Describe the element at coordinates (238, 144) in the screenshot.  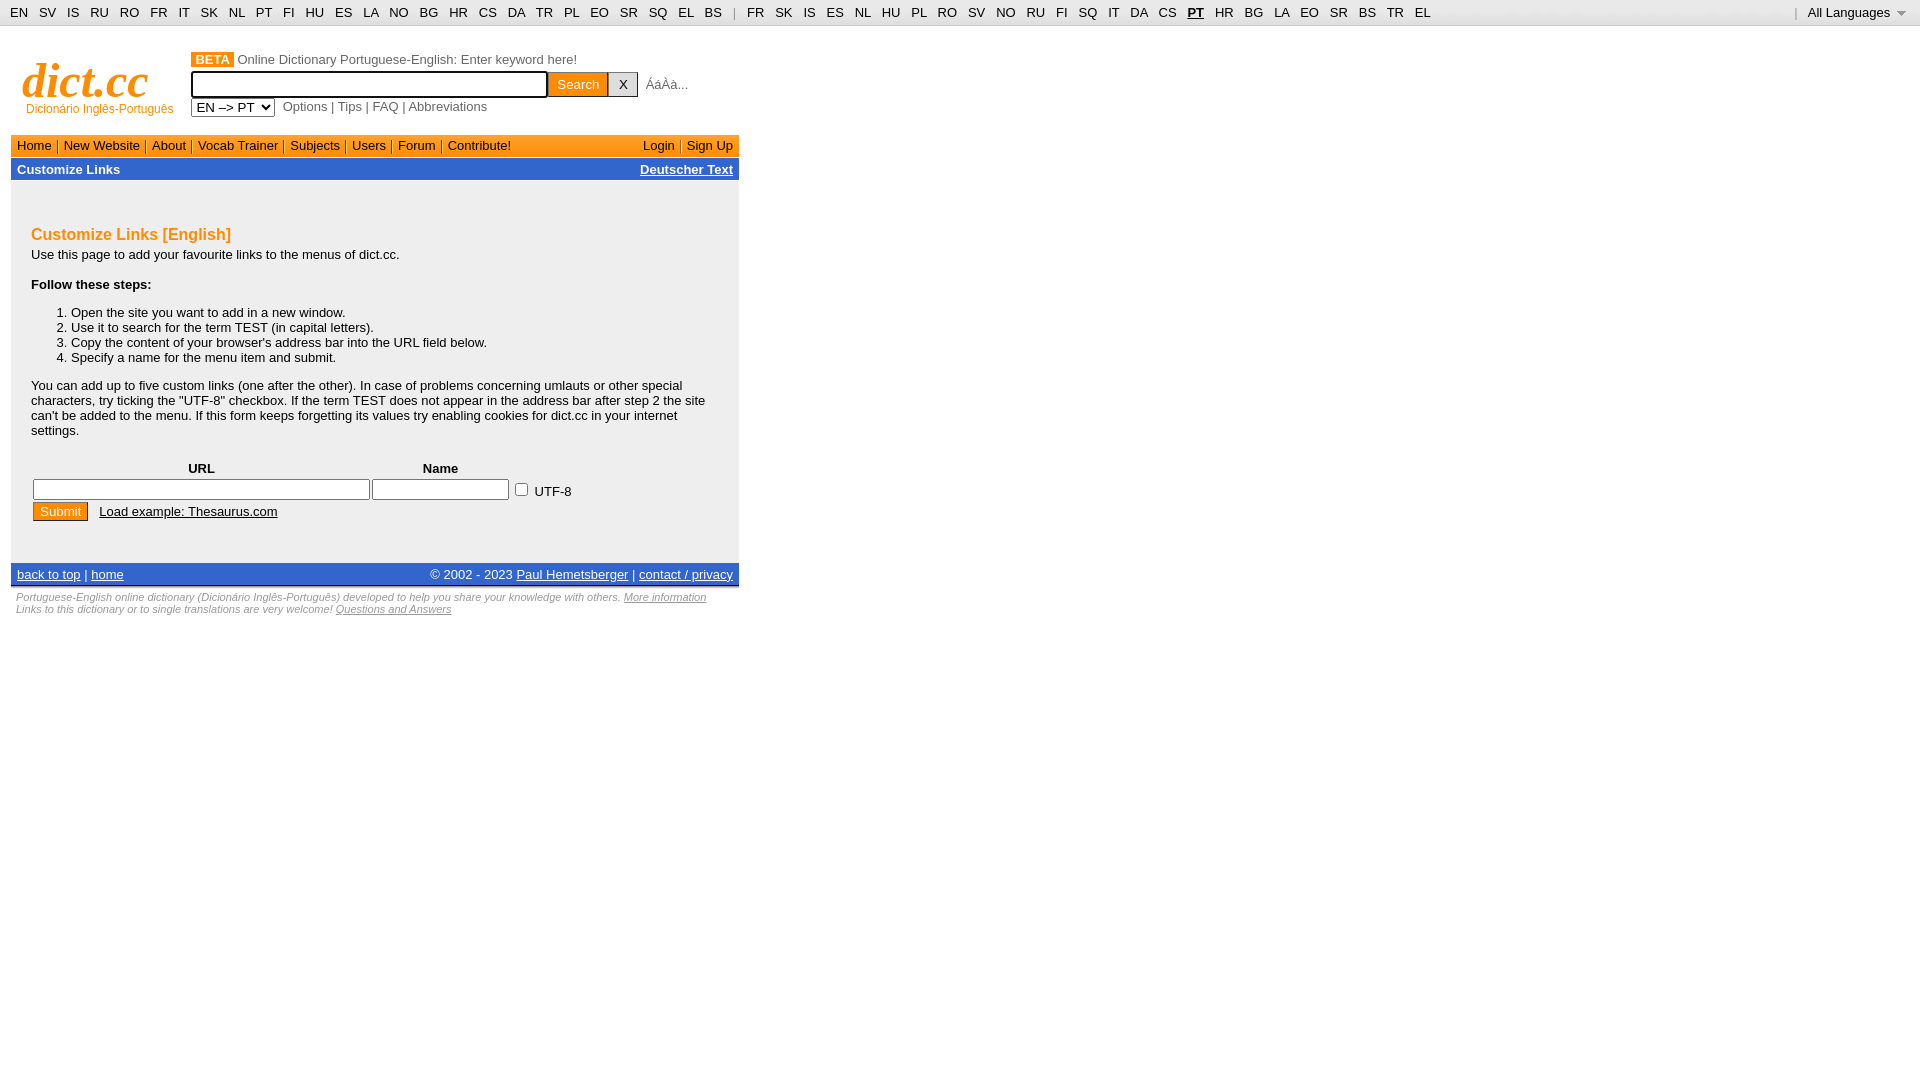
I see `'Vocab Trainer'` at that location.